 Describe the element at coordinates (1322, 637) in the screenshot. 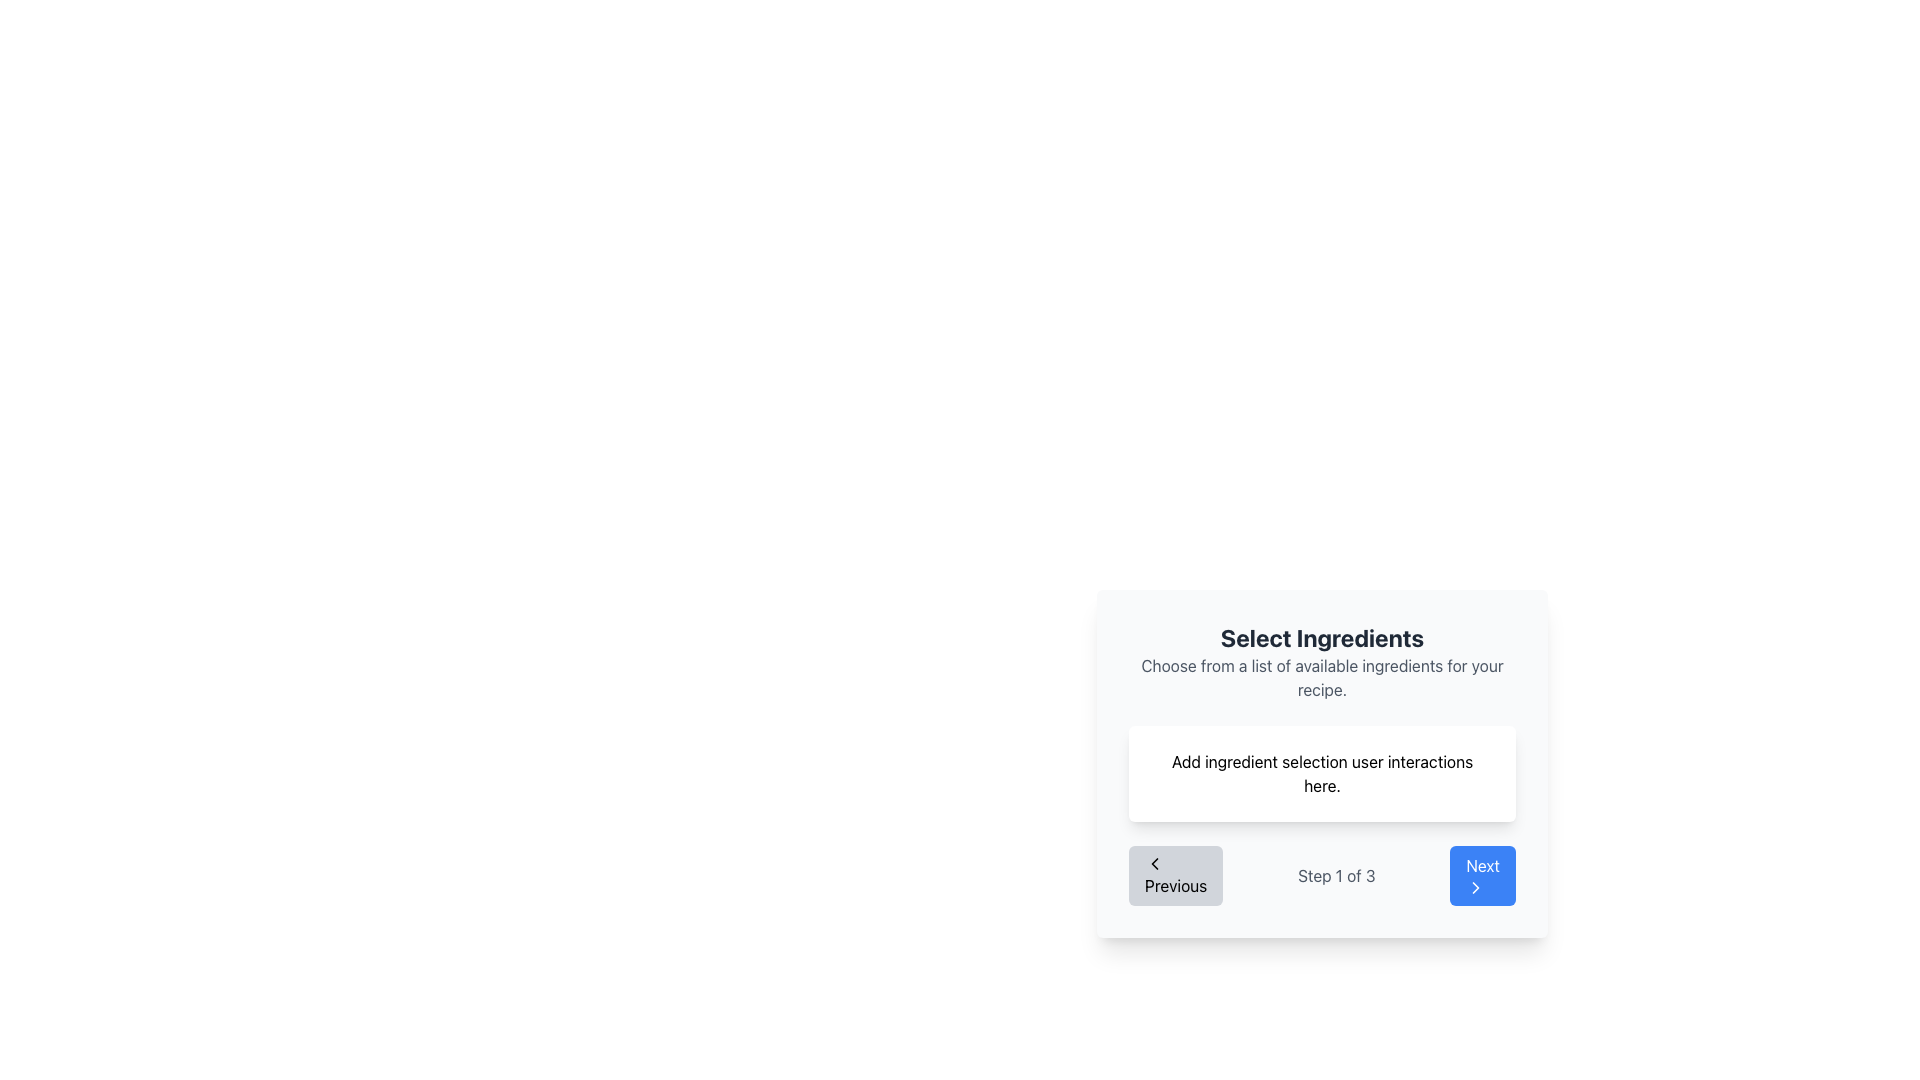

I see `the bolded text element reading 'Select Ingredients' which is positioned centrally at the top of a white rectangular section` at that location.